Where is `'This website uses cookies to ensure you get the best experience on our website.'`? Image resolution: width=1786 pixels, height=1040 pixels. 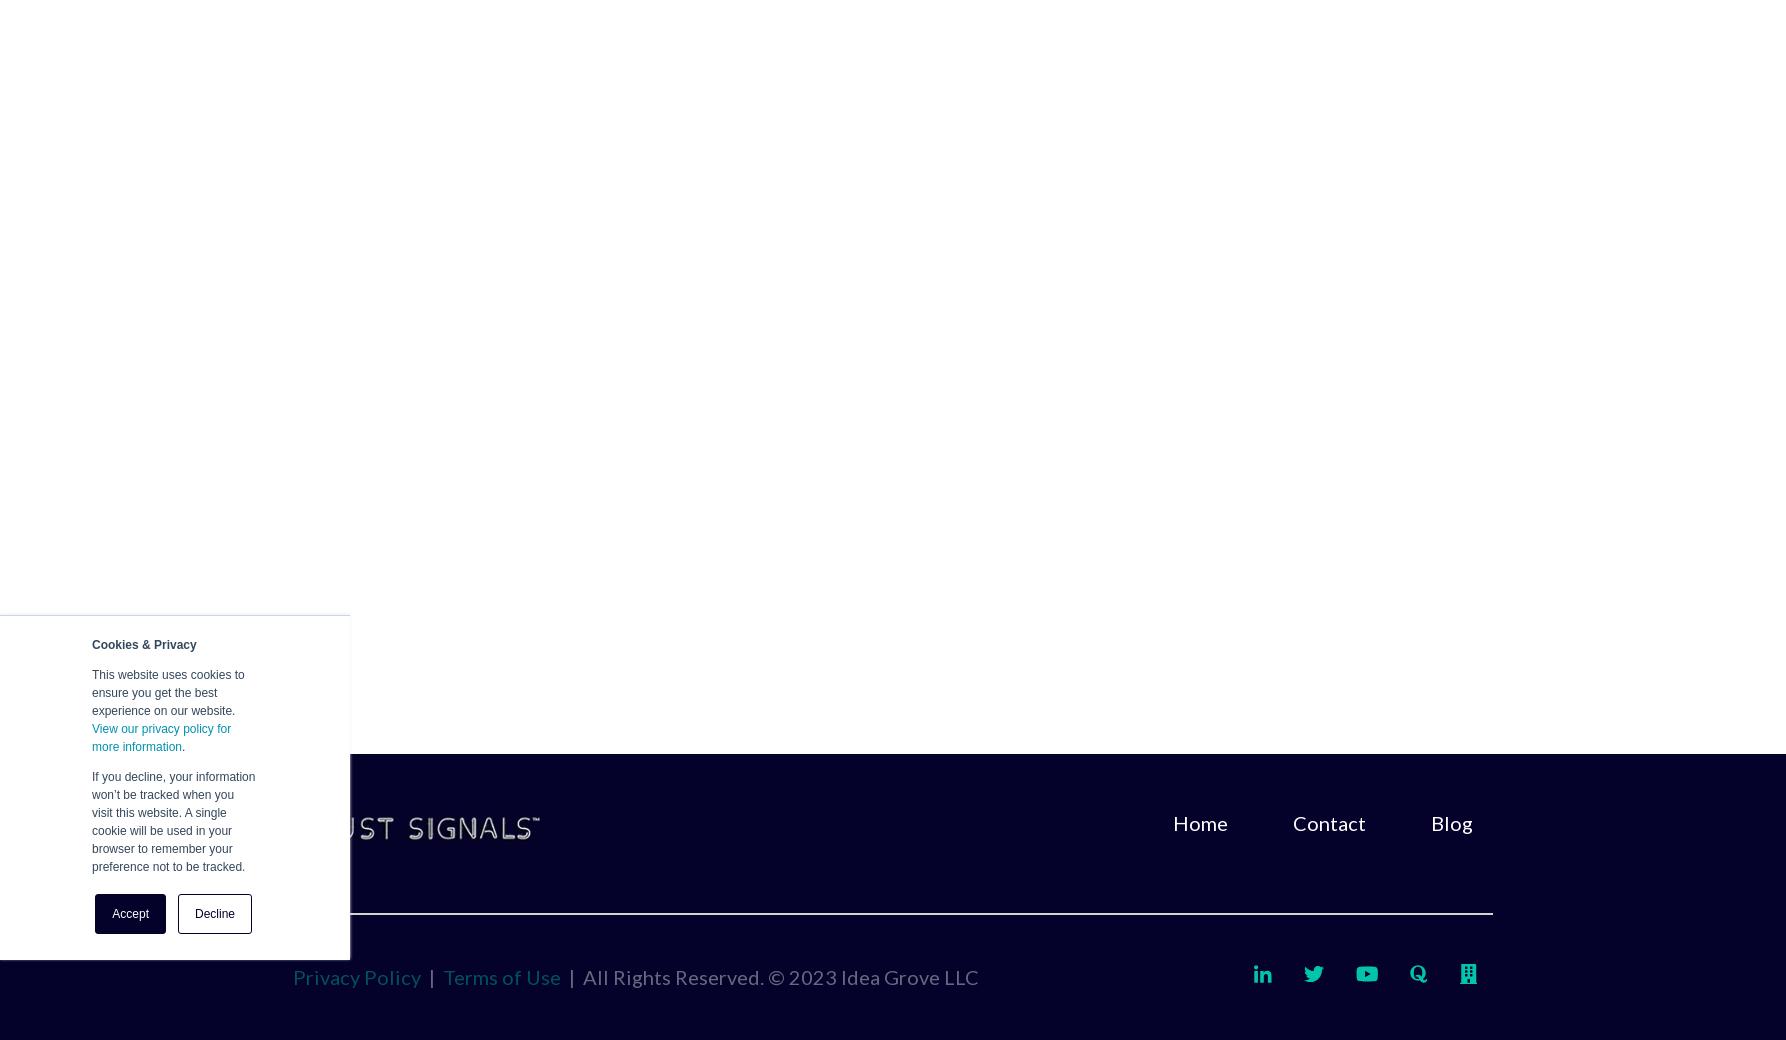
'This website uses cookies to ensure you get the best experience on our website.' is located at coordinates (167, 692).